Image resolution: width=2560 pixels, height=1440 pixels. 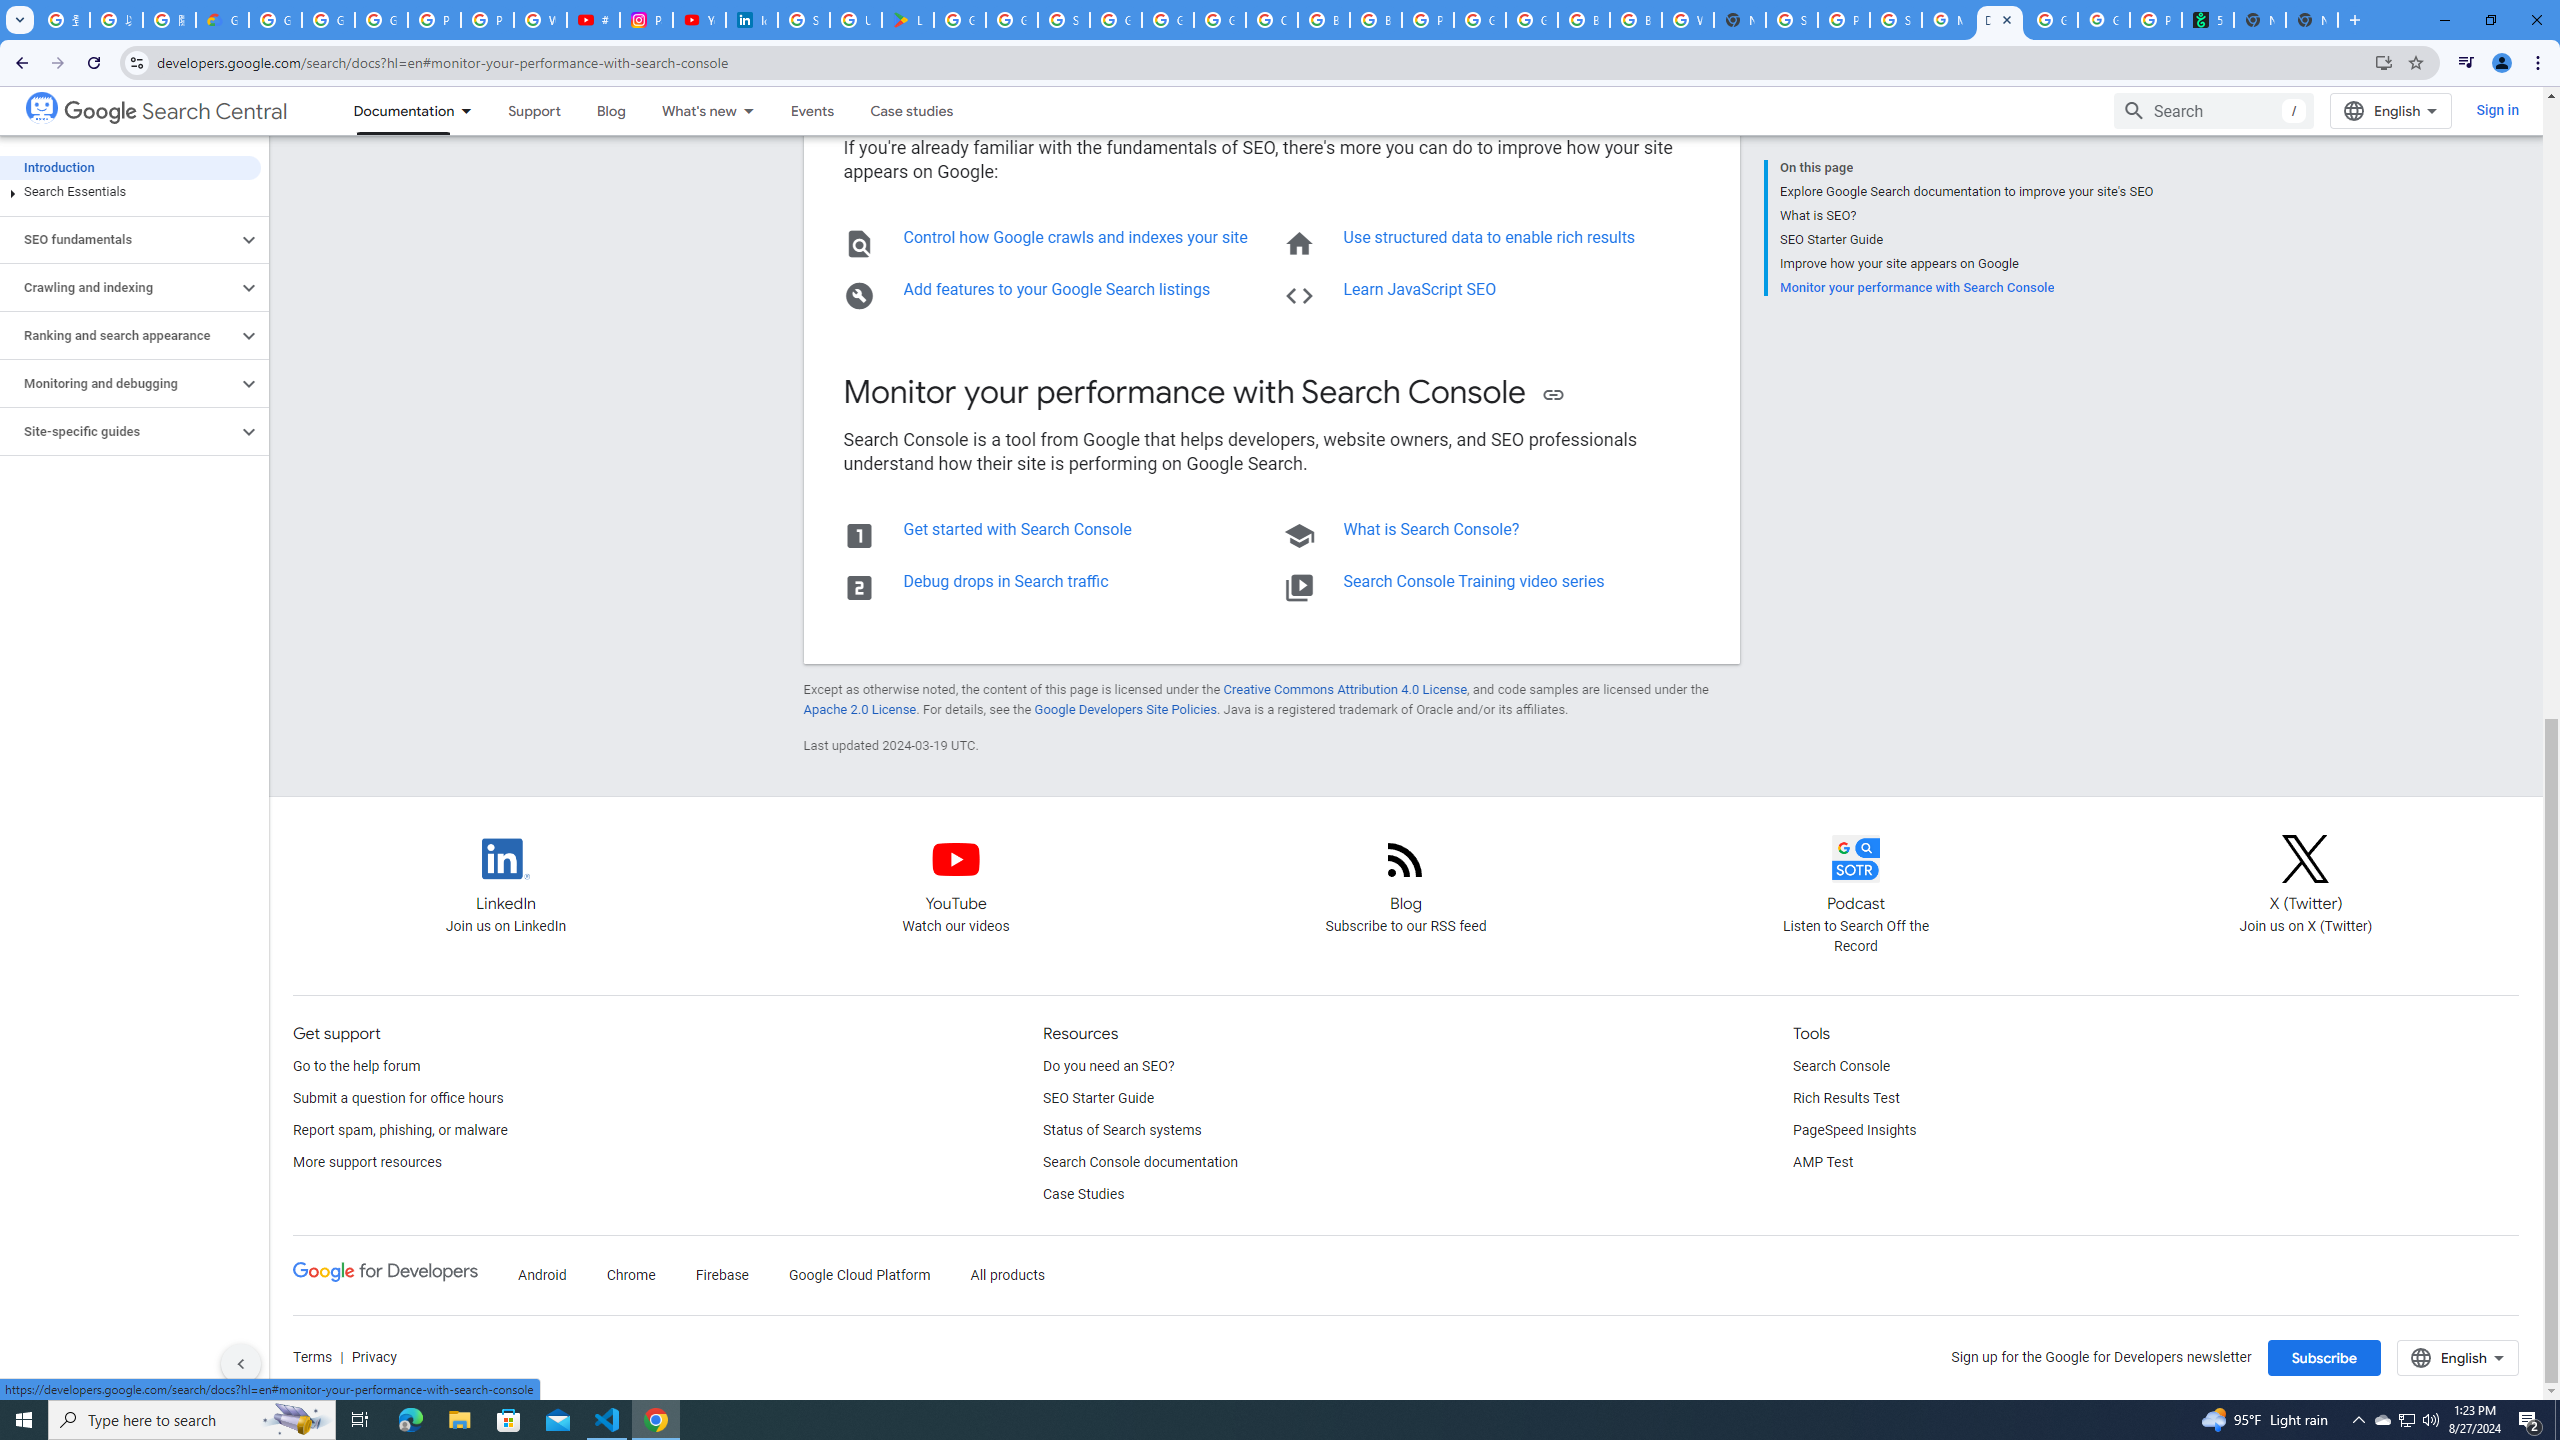 What do you see at coordinates (130, 191) in the screenshot?
I see `'Search Essentials'` at bounding box center [130, 191].